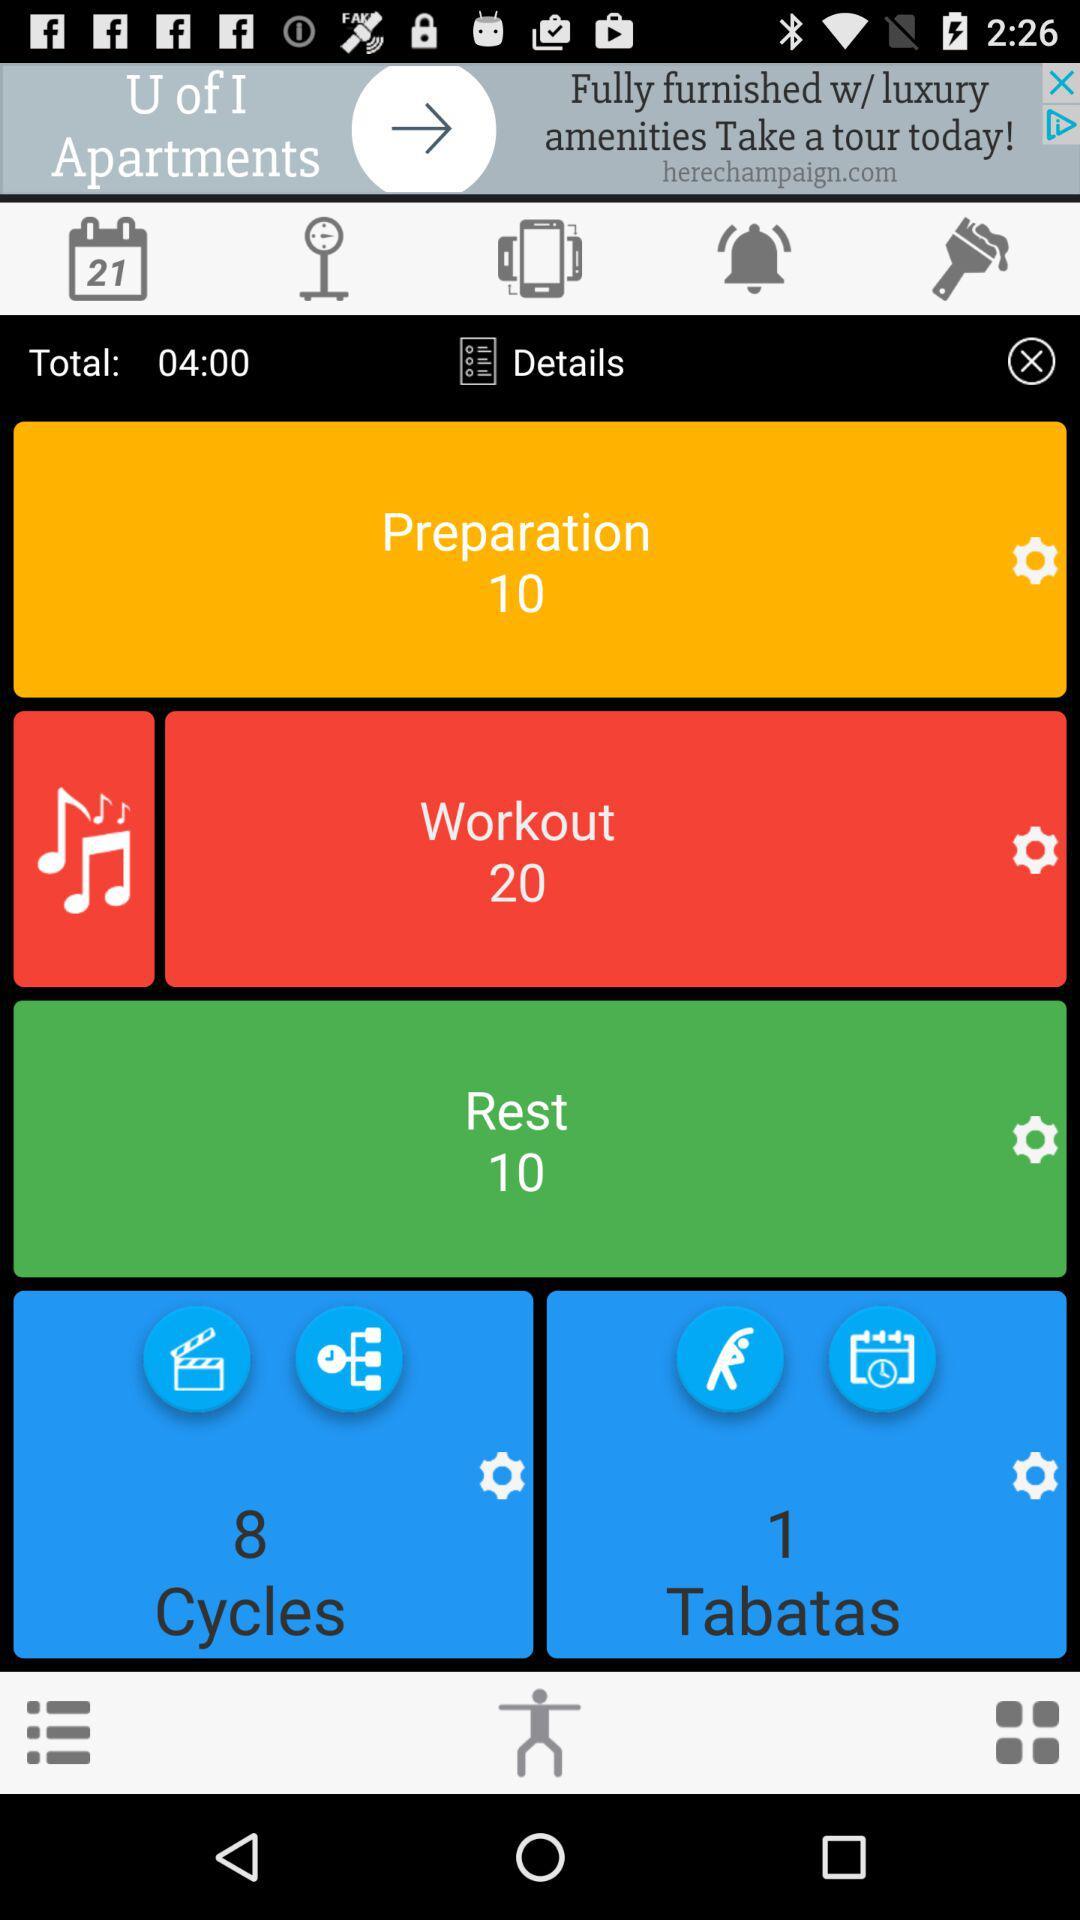  I want to click on click the video player option, so click(196, 1365).